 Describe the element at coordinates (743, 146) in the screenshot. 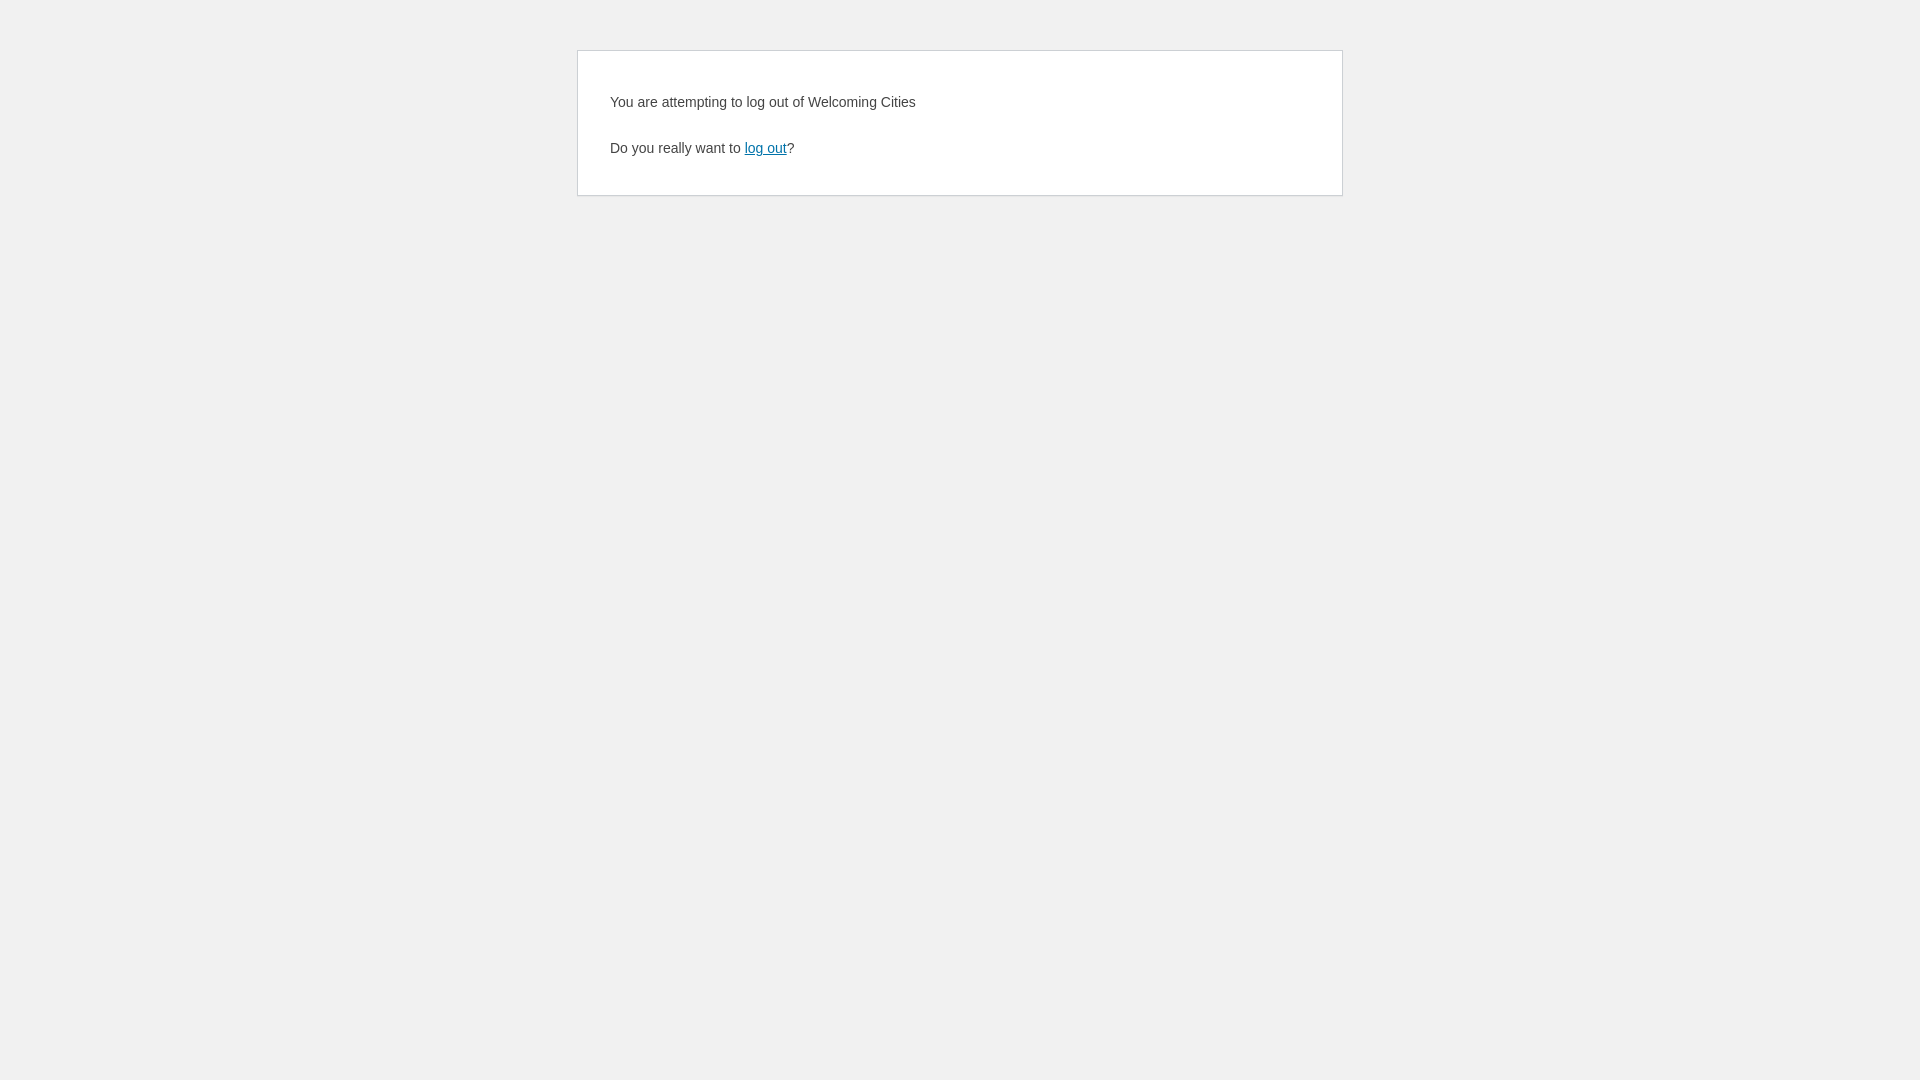

I see `'log out'` at that location.